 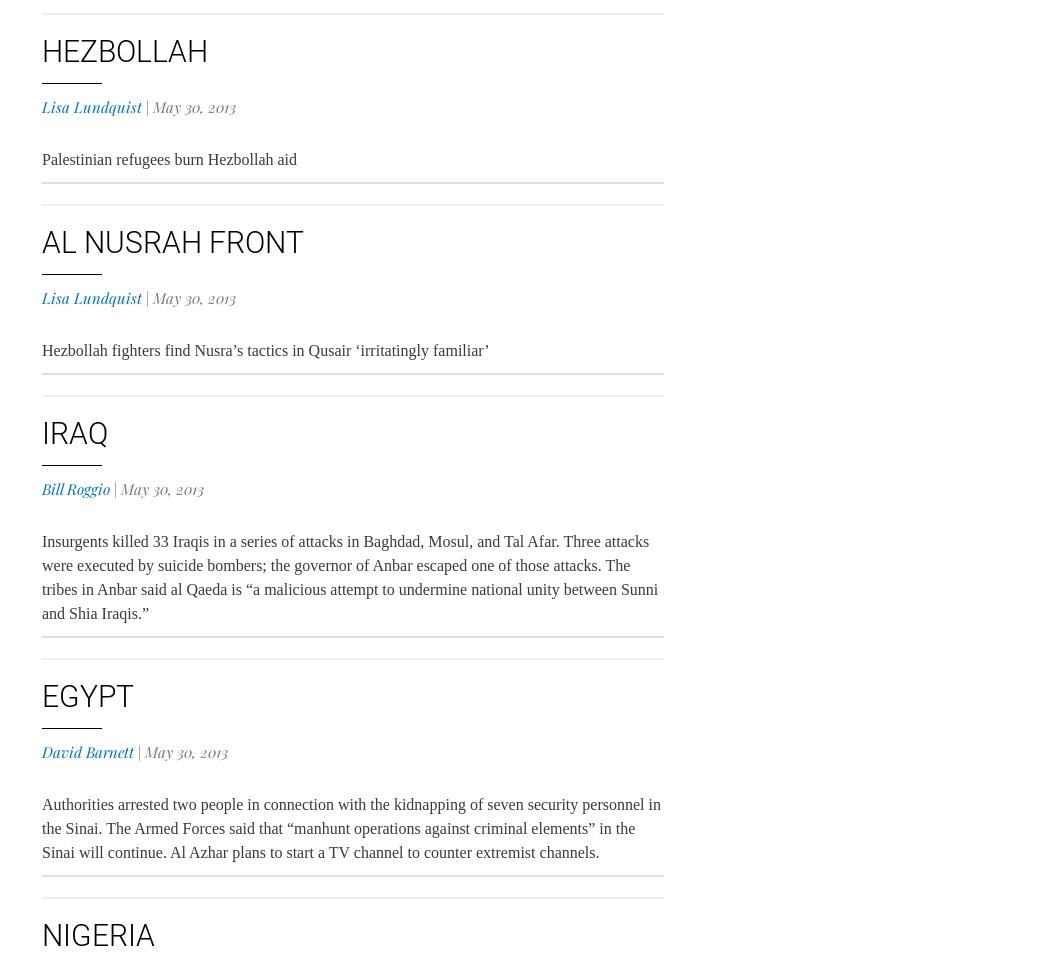 What do you see at coordinates (349, 827) in the screenshot?
I see `'Authorities arrested two people in connection with the kidnapping of seven security personnel in the Sinai. The Armed Forces said that “manhunt operations against criminal elements” in the Sinai will continue. Al Azhar plans to start a TV channel to counter extremist channels.'` at bounding box center [349, 827].